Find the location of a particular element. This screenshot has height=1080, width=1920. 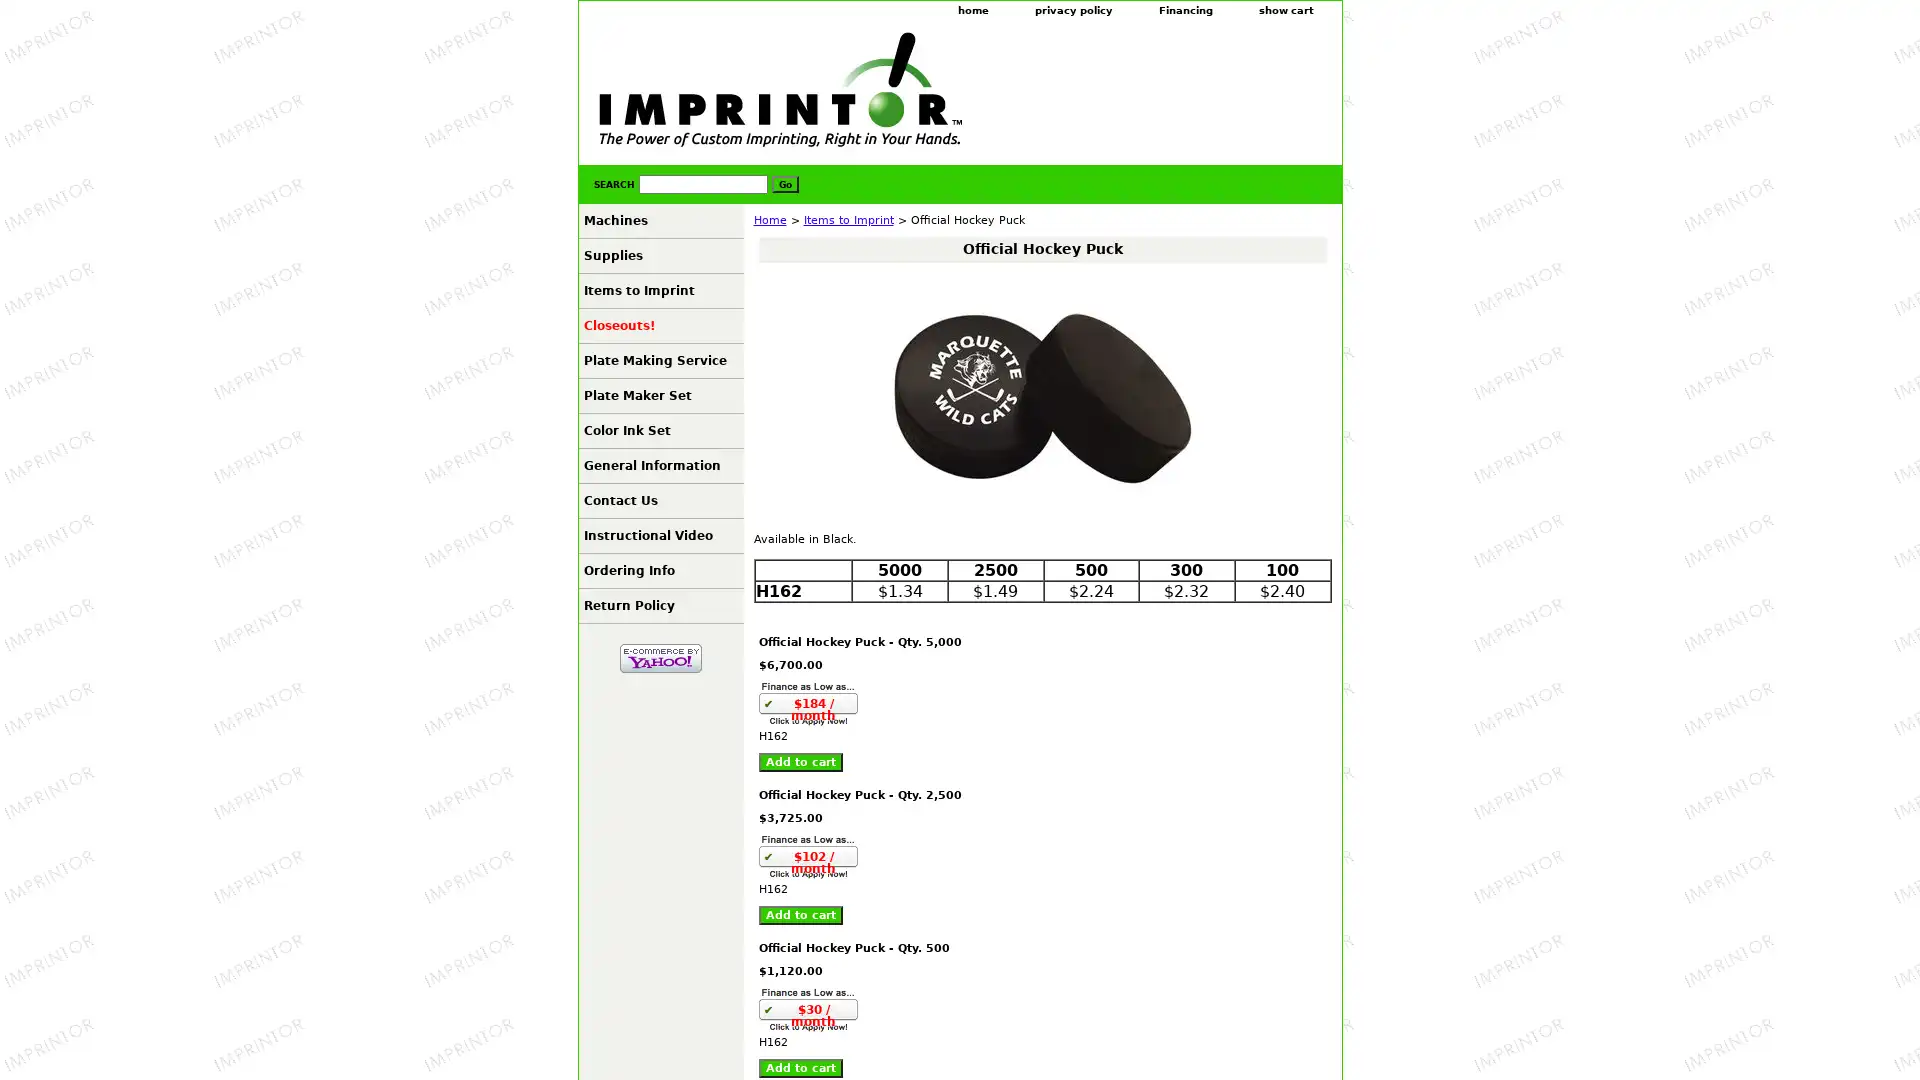

Add to cart is located at coordinates (800, 762).